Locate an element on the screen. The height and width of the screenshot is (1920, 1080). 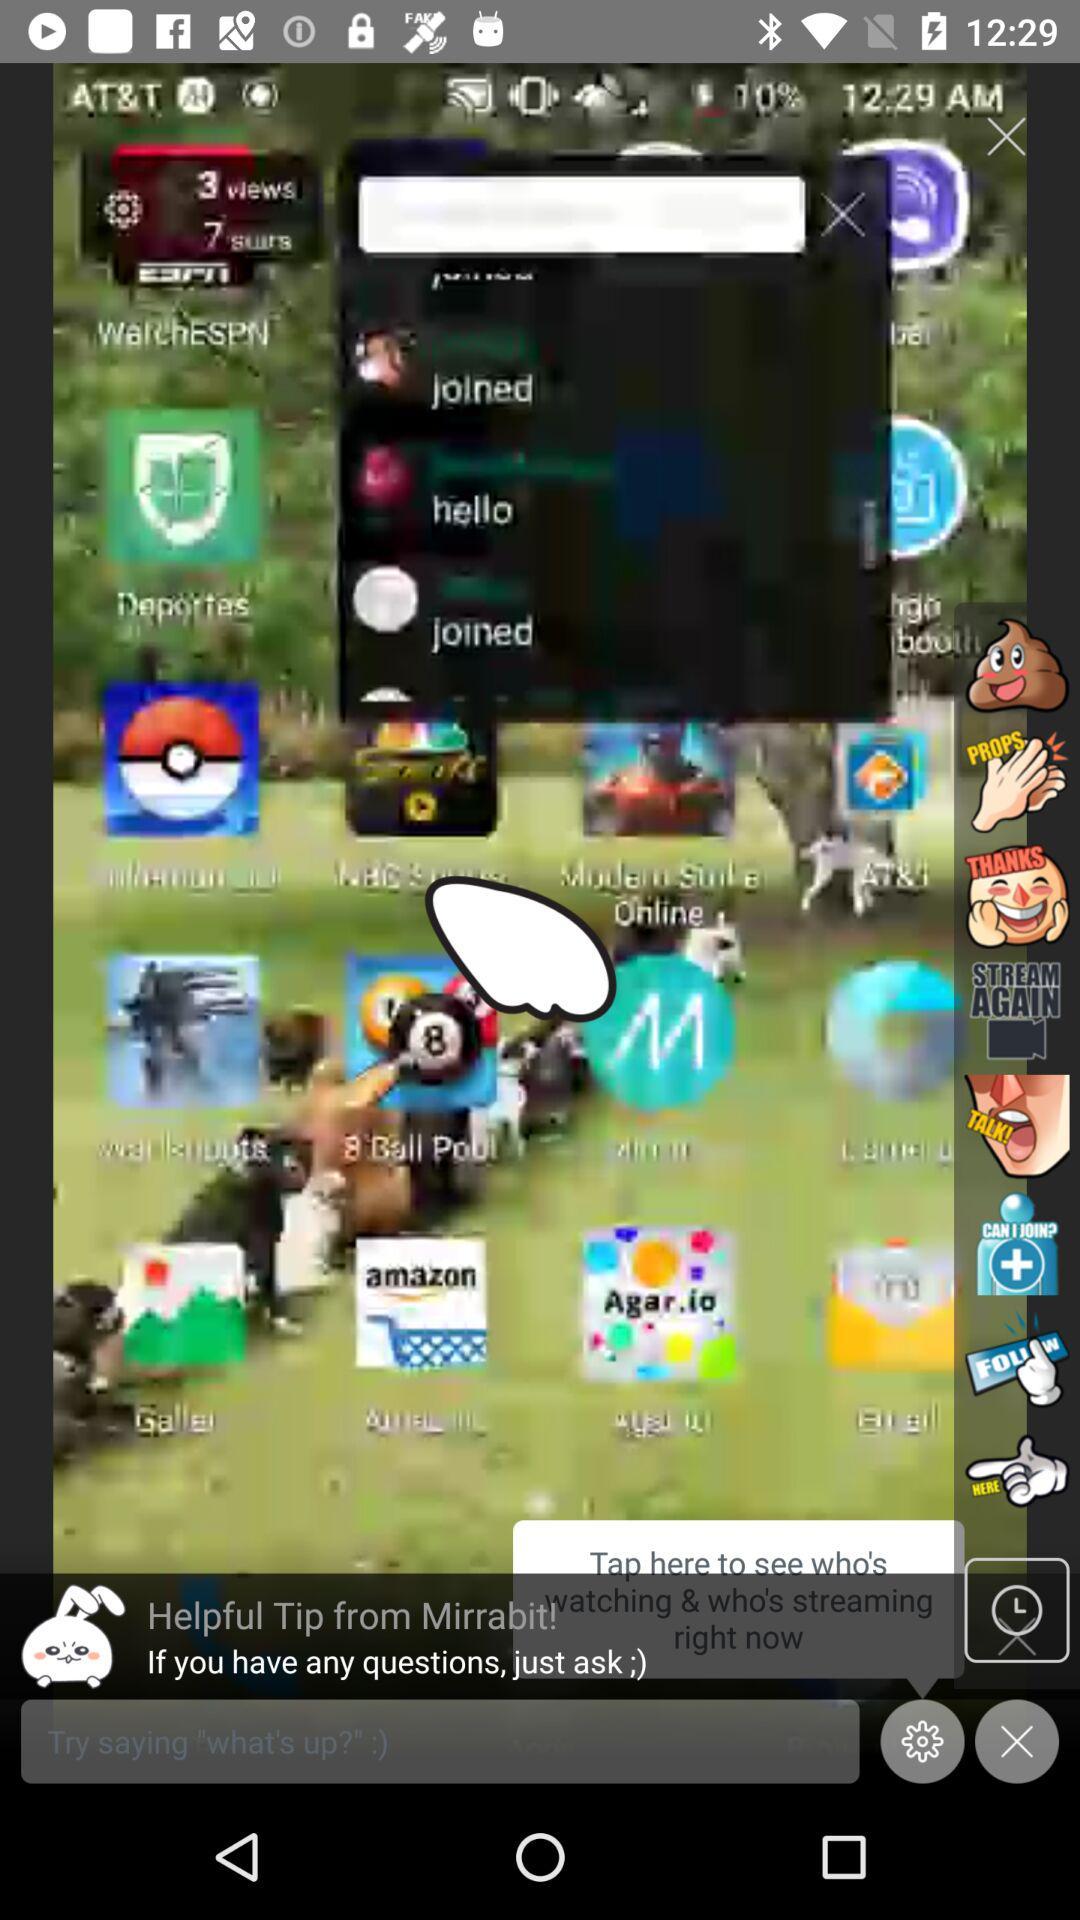
the close icon is located at coordinates (1017, 1740).